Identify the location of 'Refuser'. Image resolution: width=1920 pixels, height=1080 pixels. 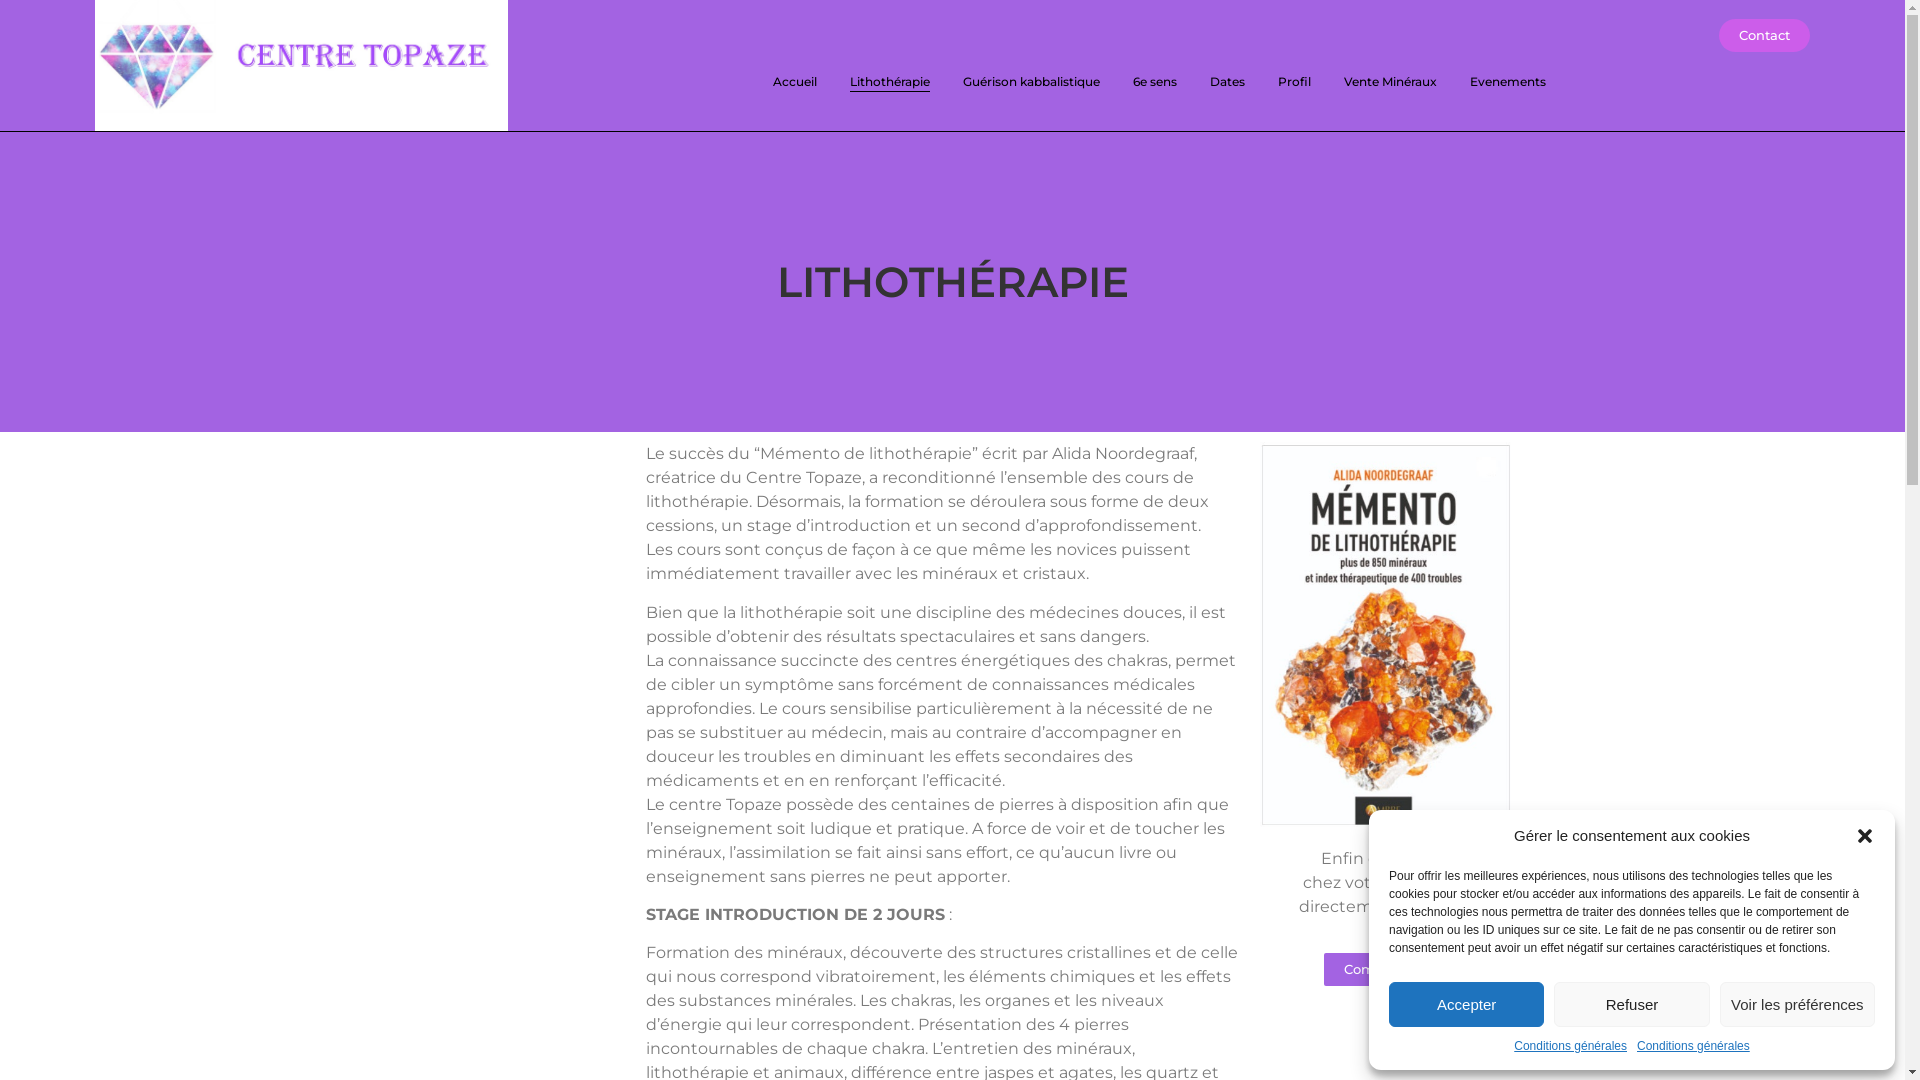
(1553, 1004).